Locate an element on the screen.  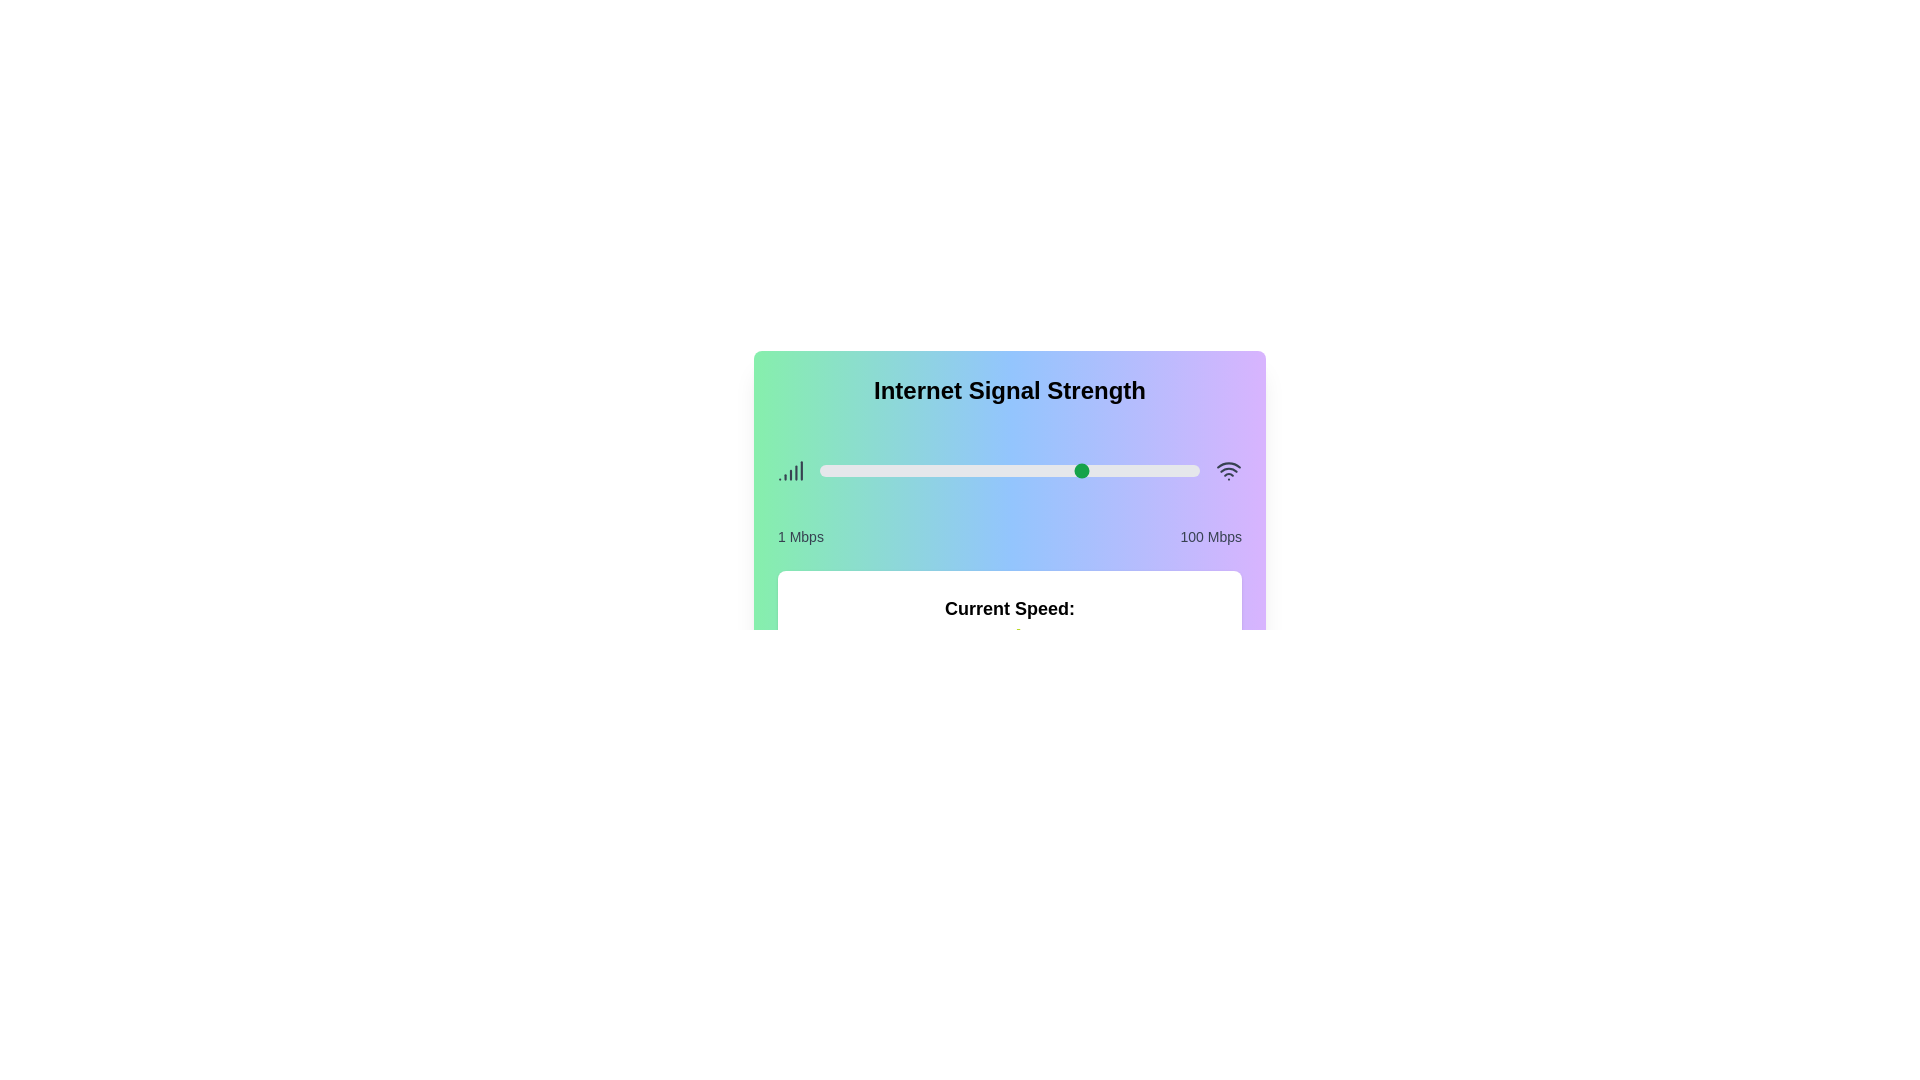
the slider to set the signal strength to 25 Mbps is located at coordinates (911, 470).